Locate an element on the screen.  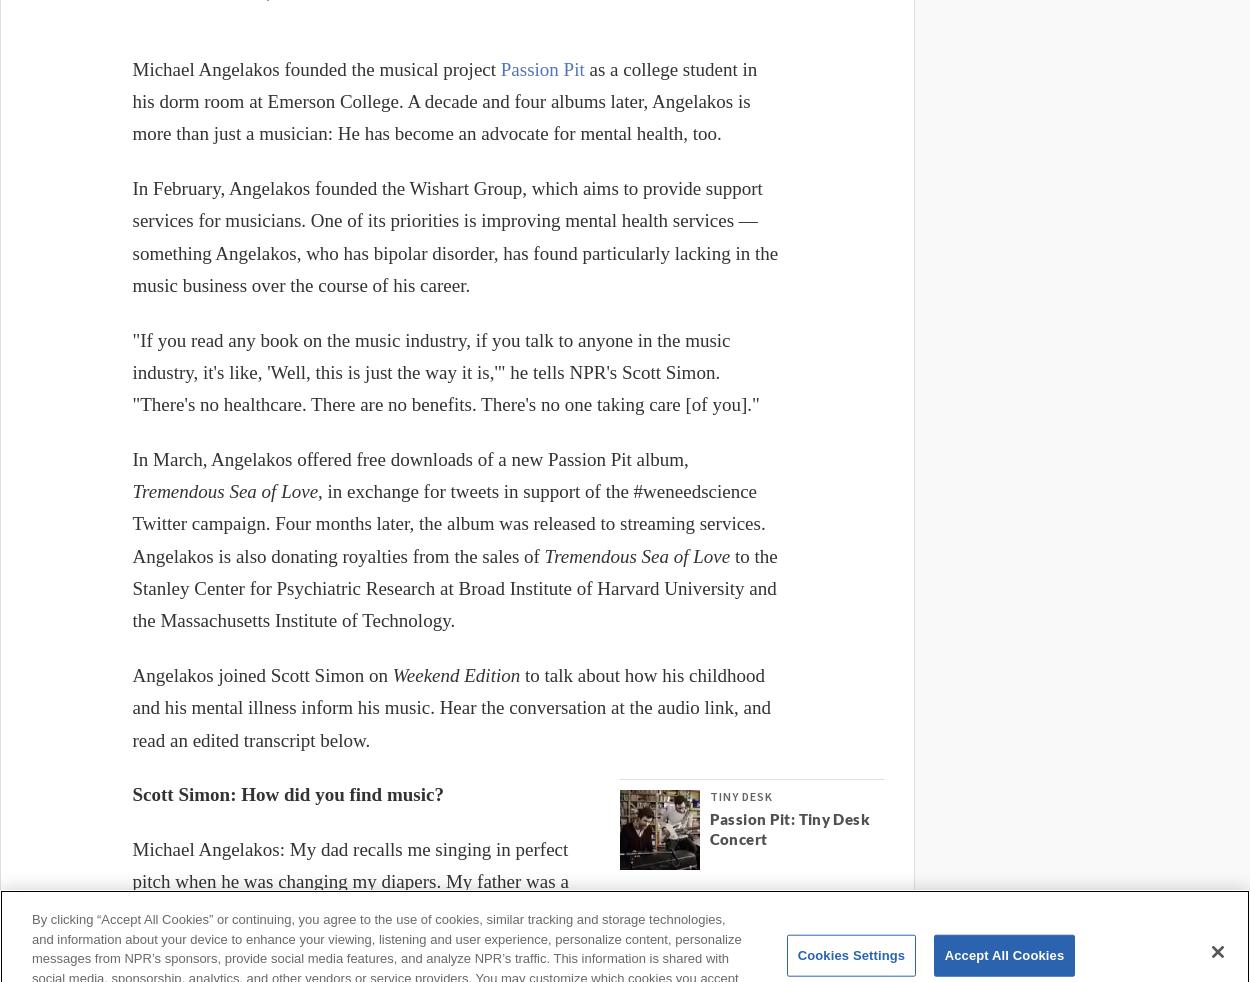
'as a college student in his dorm room at Emerson College. A decade and four albums later, Angelakos is more than just a musician: He has become an advocate for mental health, too.' is located at coordinates (443, 100).